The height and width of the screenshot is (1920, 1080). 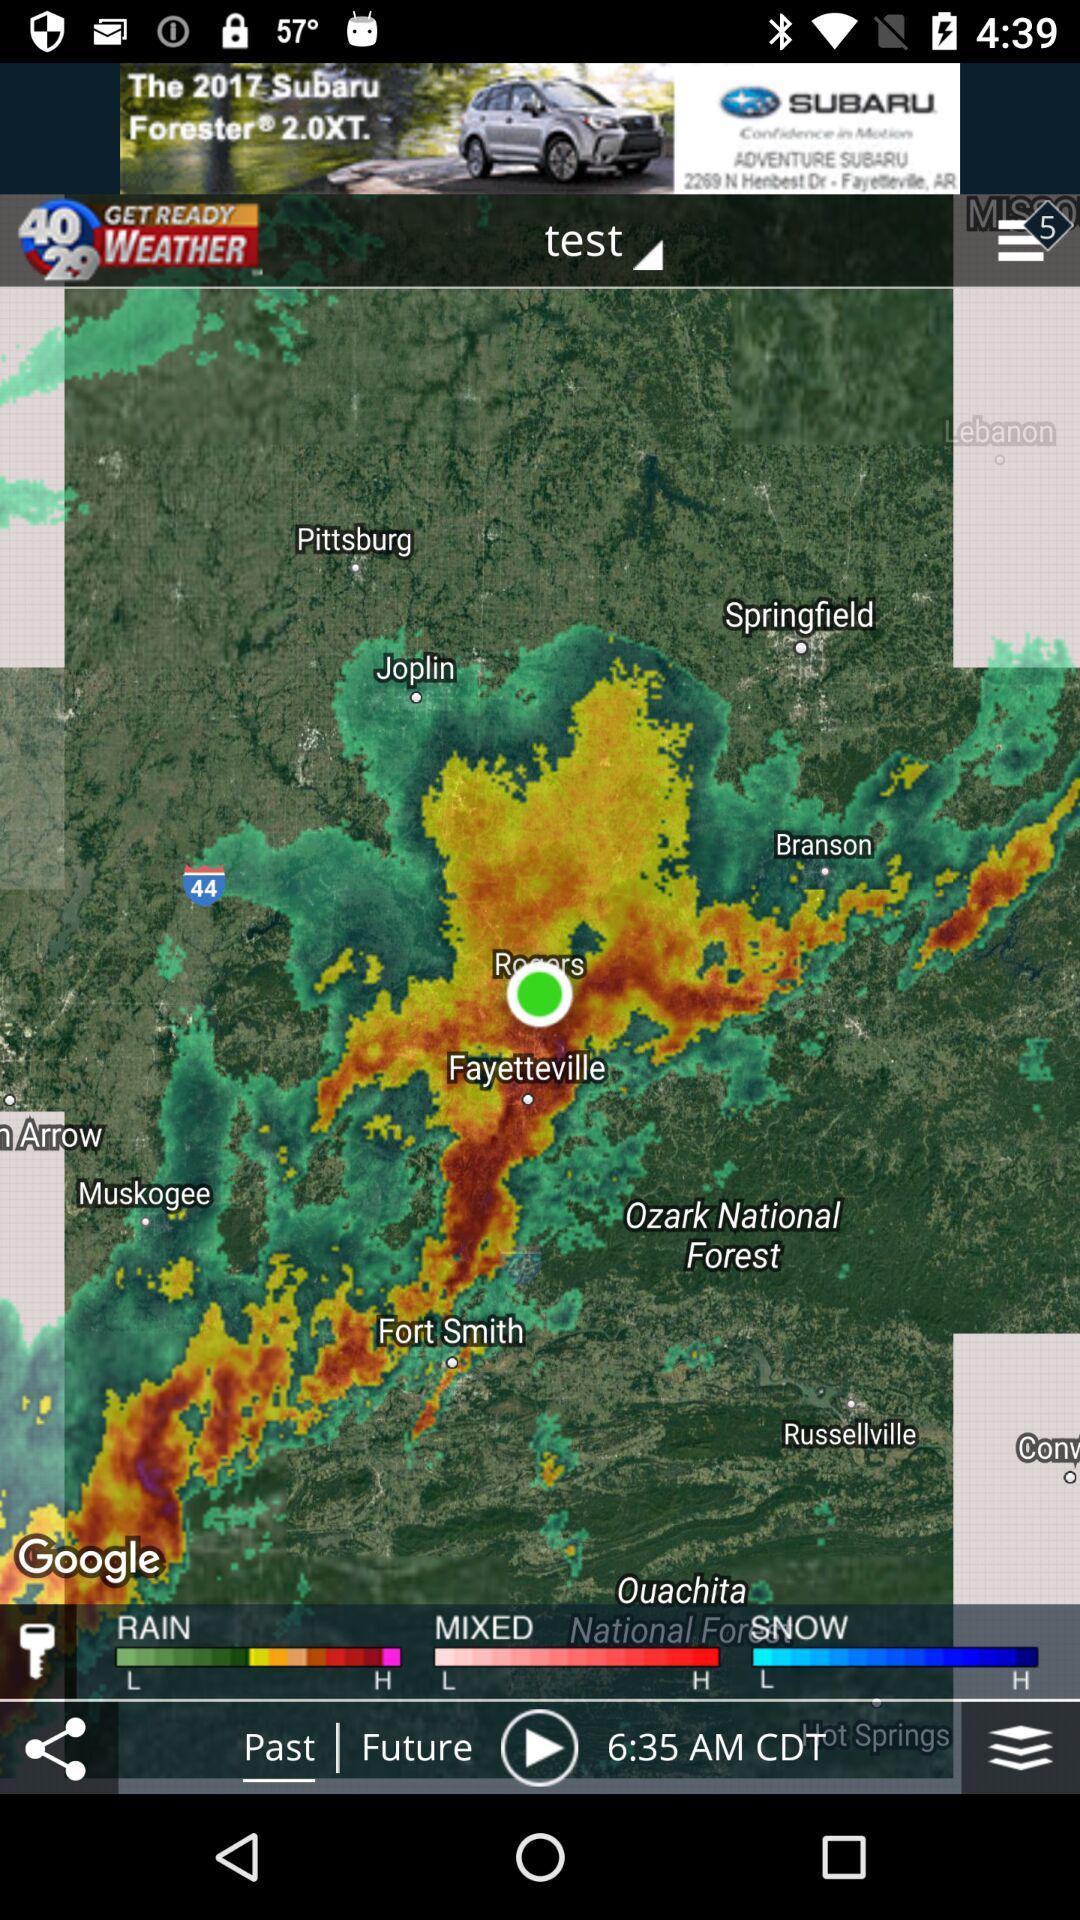 What do you see at coordinates (58, 1746) in the screenshot?
I see `share` at bounding box center [58, 1746].